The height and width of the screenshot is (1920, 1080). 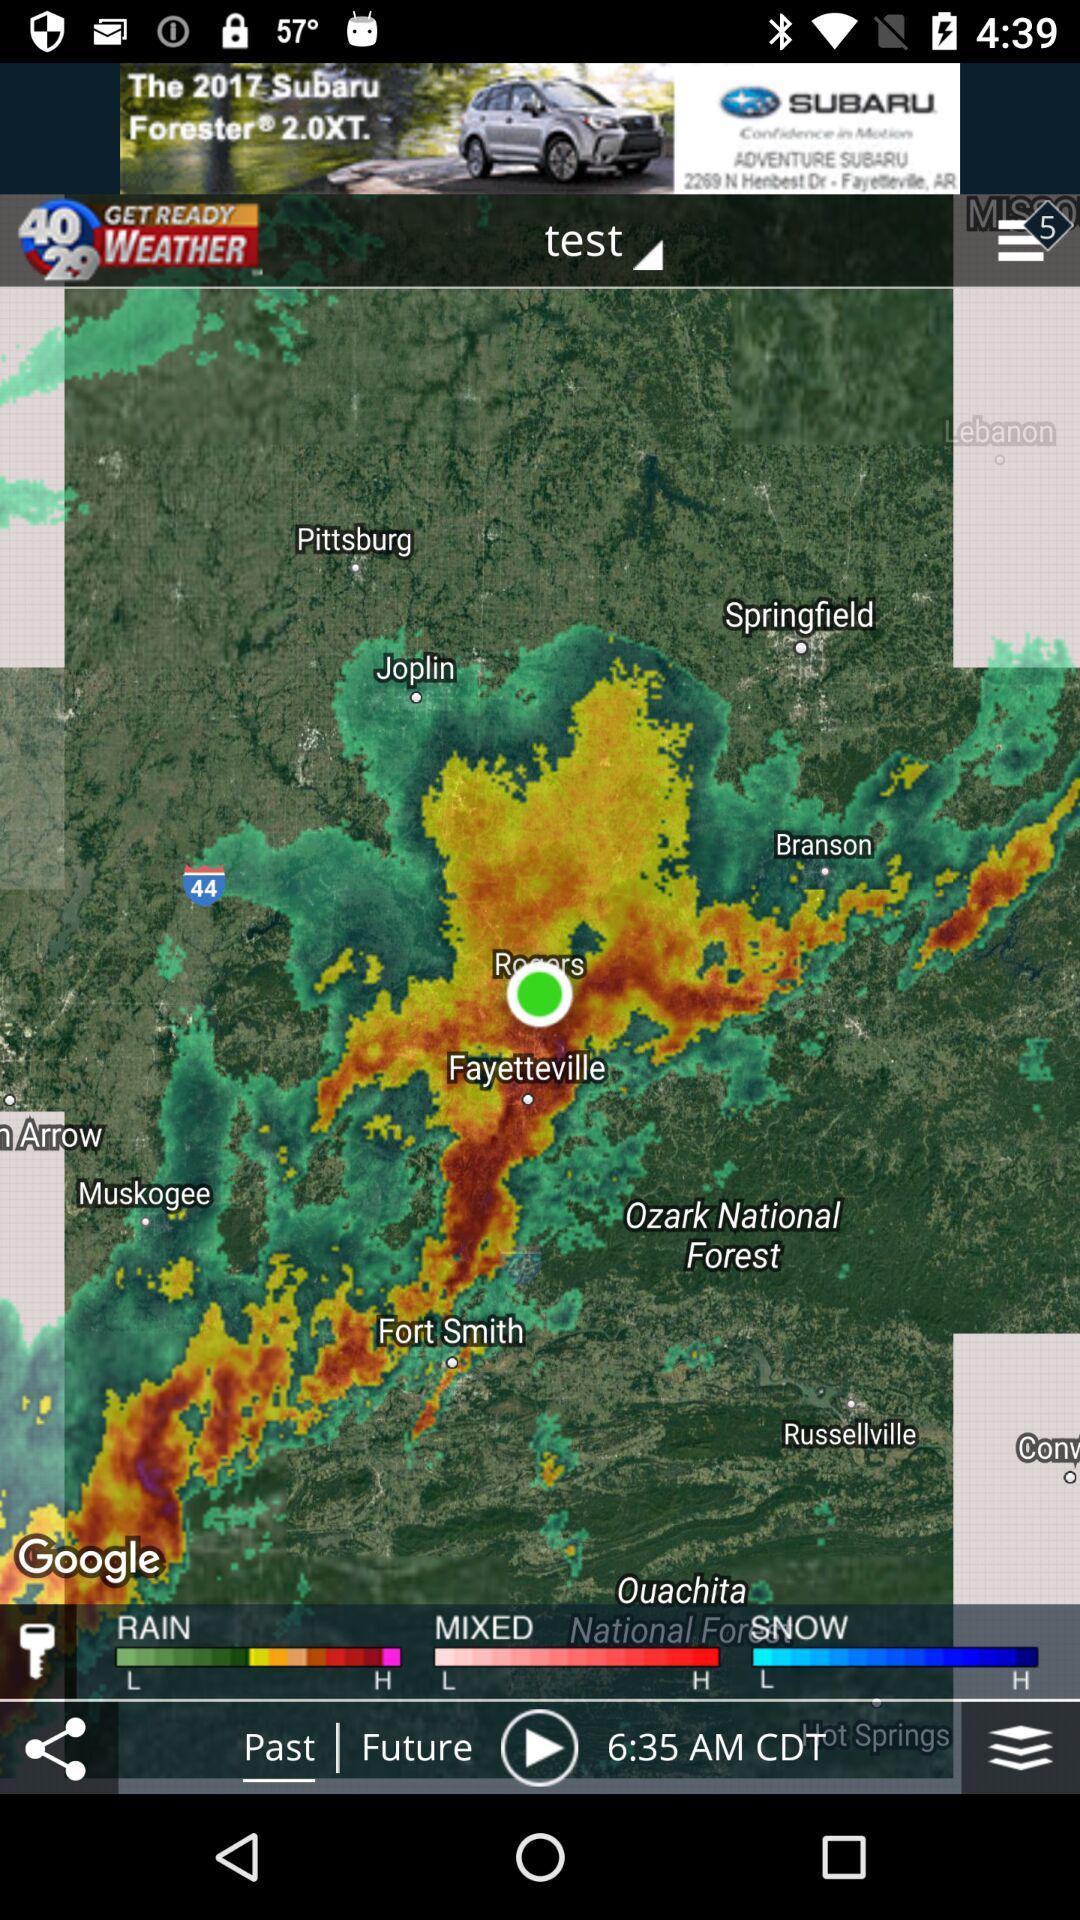 What do you see at coordinates (58, 1746) in the screenshot?
I see `share` at bounding box center [58, 1746].